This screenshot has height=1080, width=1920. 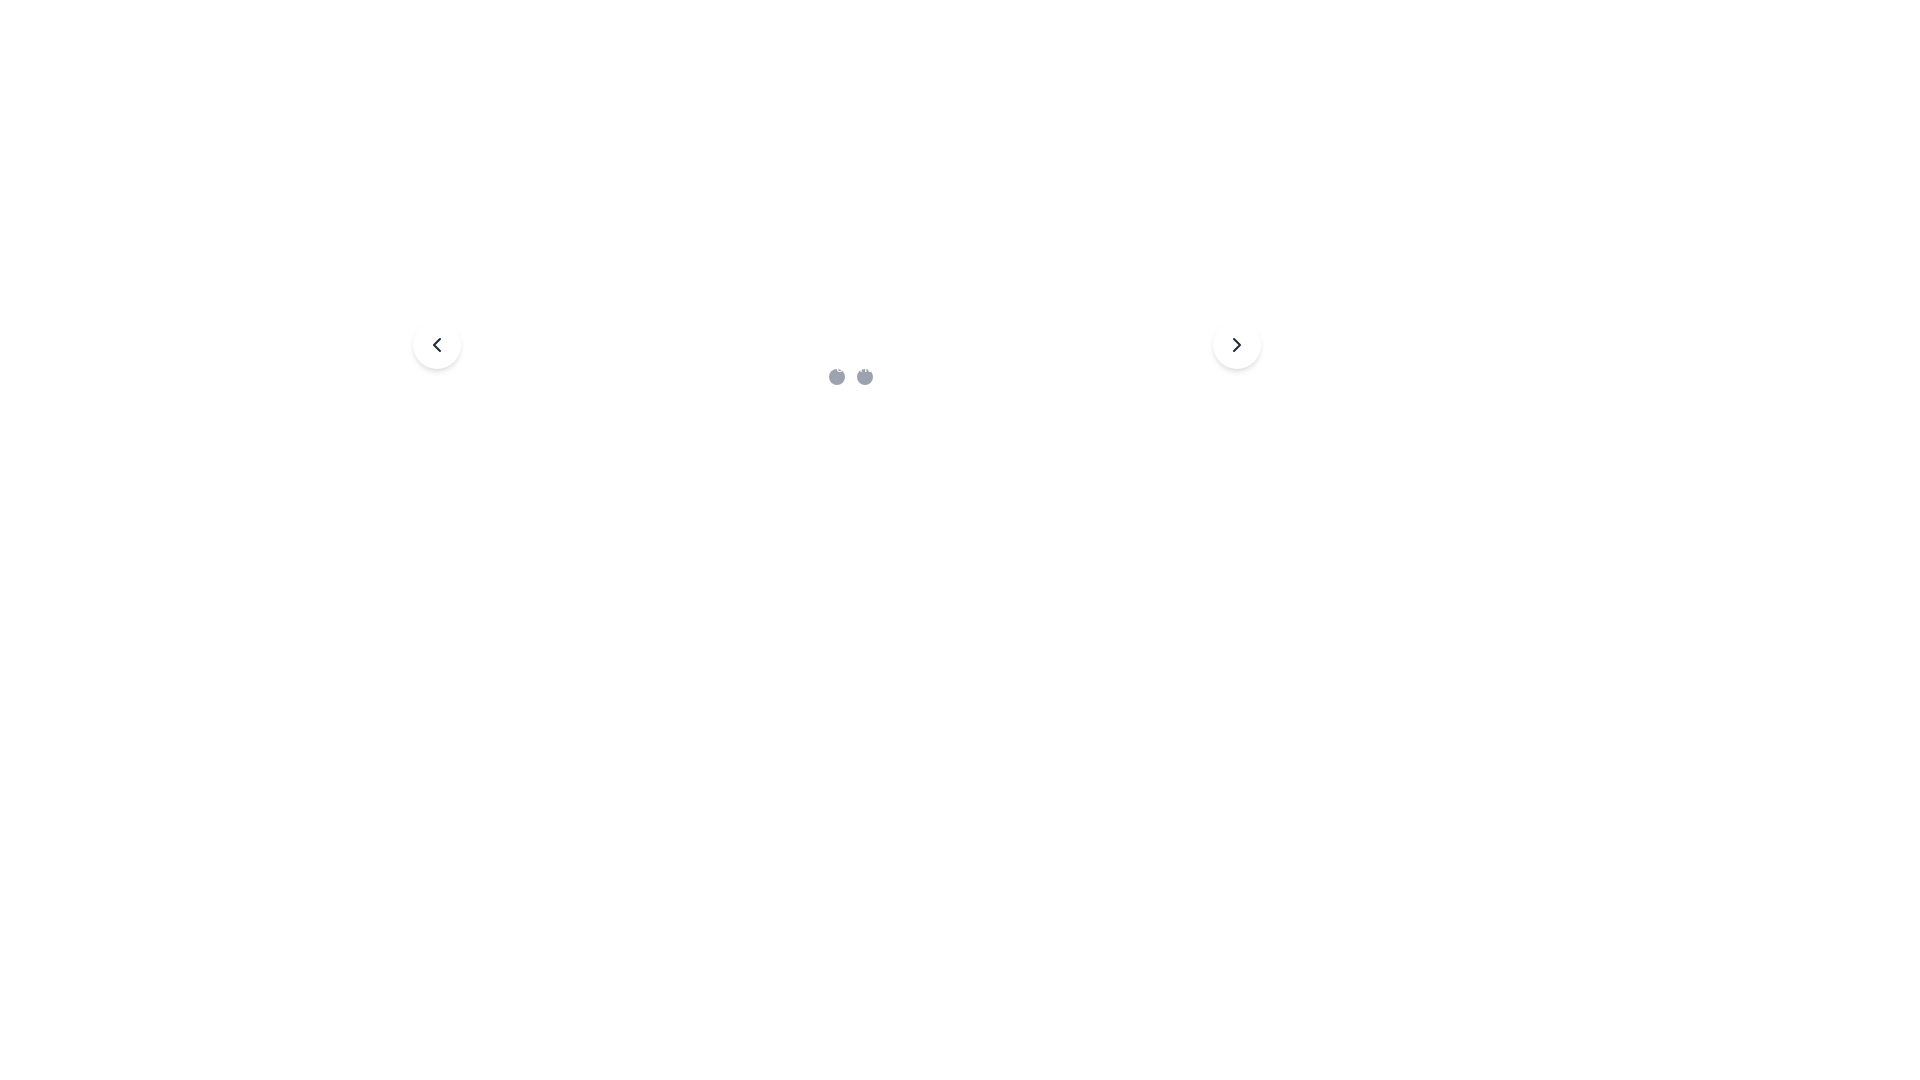 I want to click on the dark gray chevron pointing left icon within its circular white button, so click(x=435, y=343).